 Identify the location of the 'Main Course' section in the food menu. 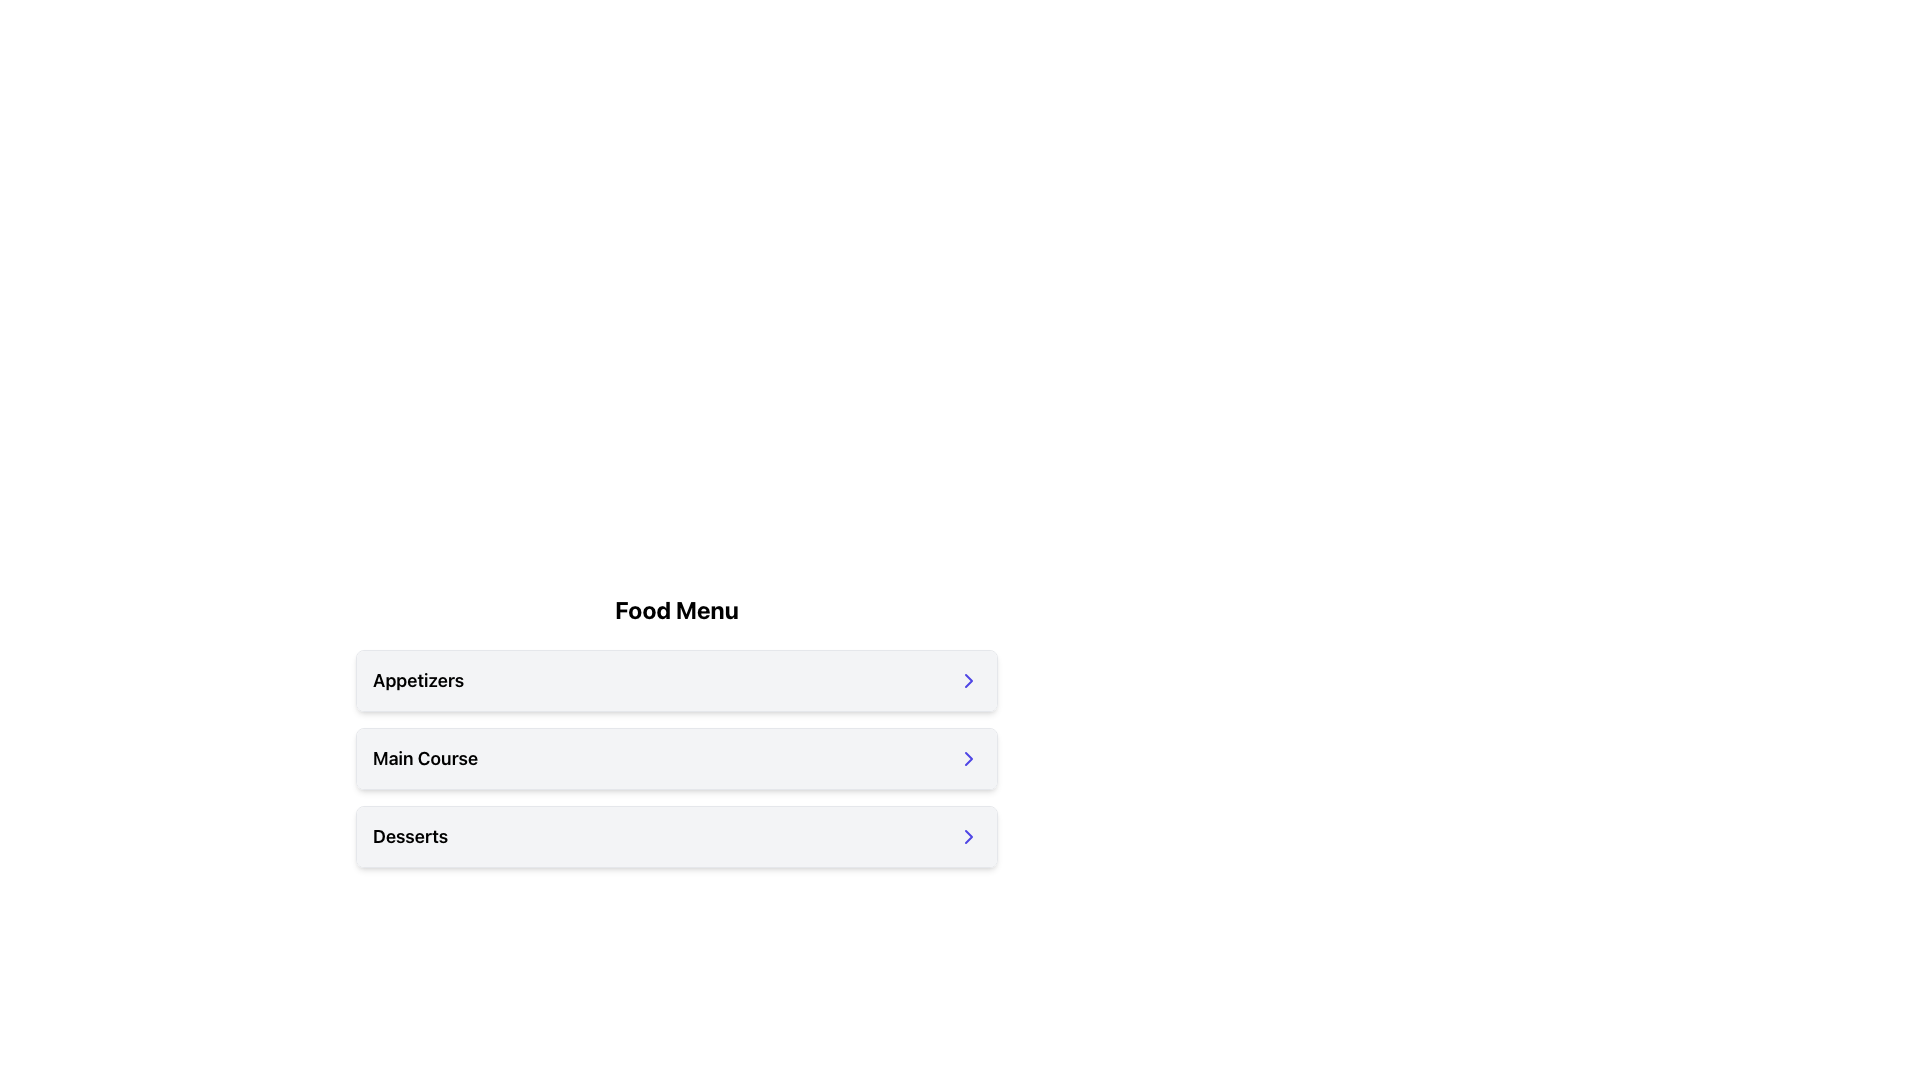
(676, 759).